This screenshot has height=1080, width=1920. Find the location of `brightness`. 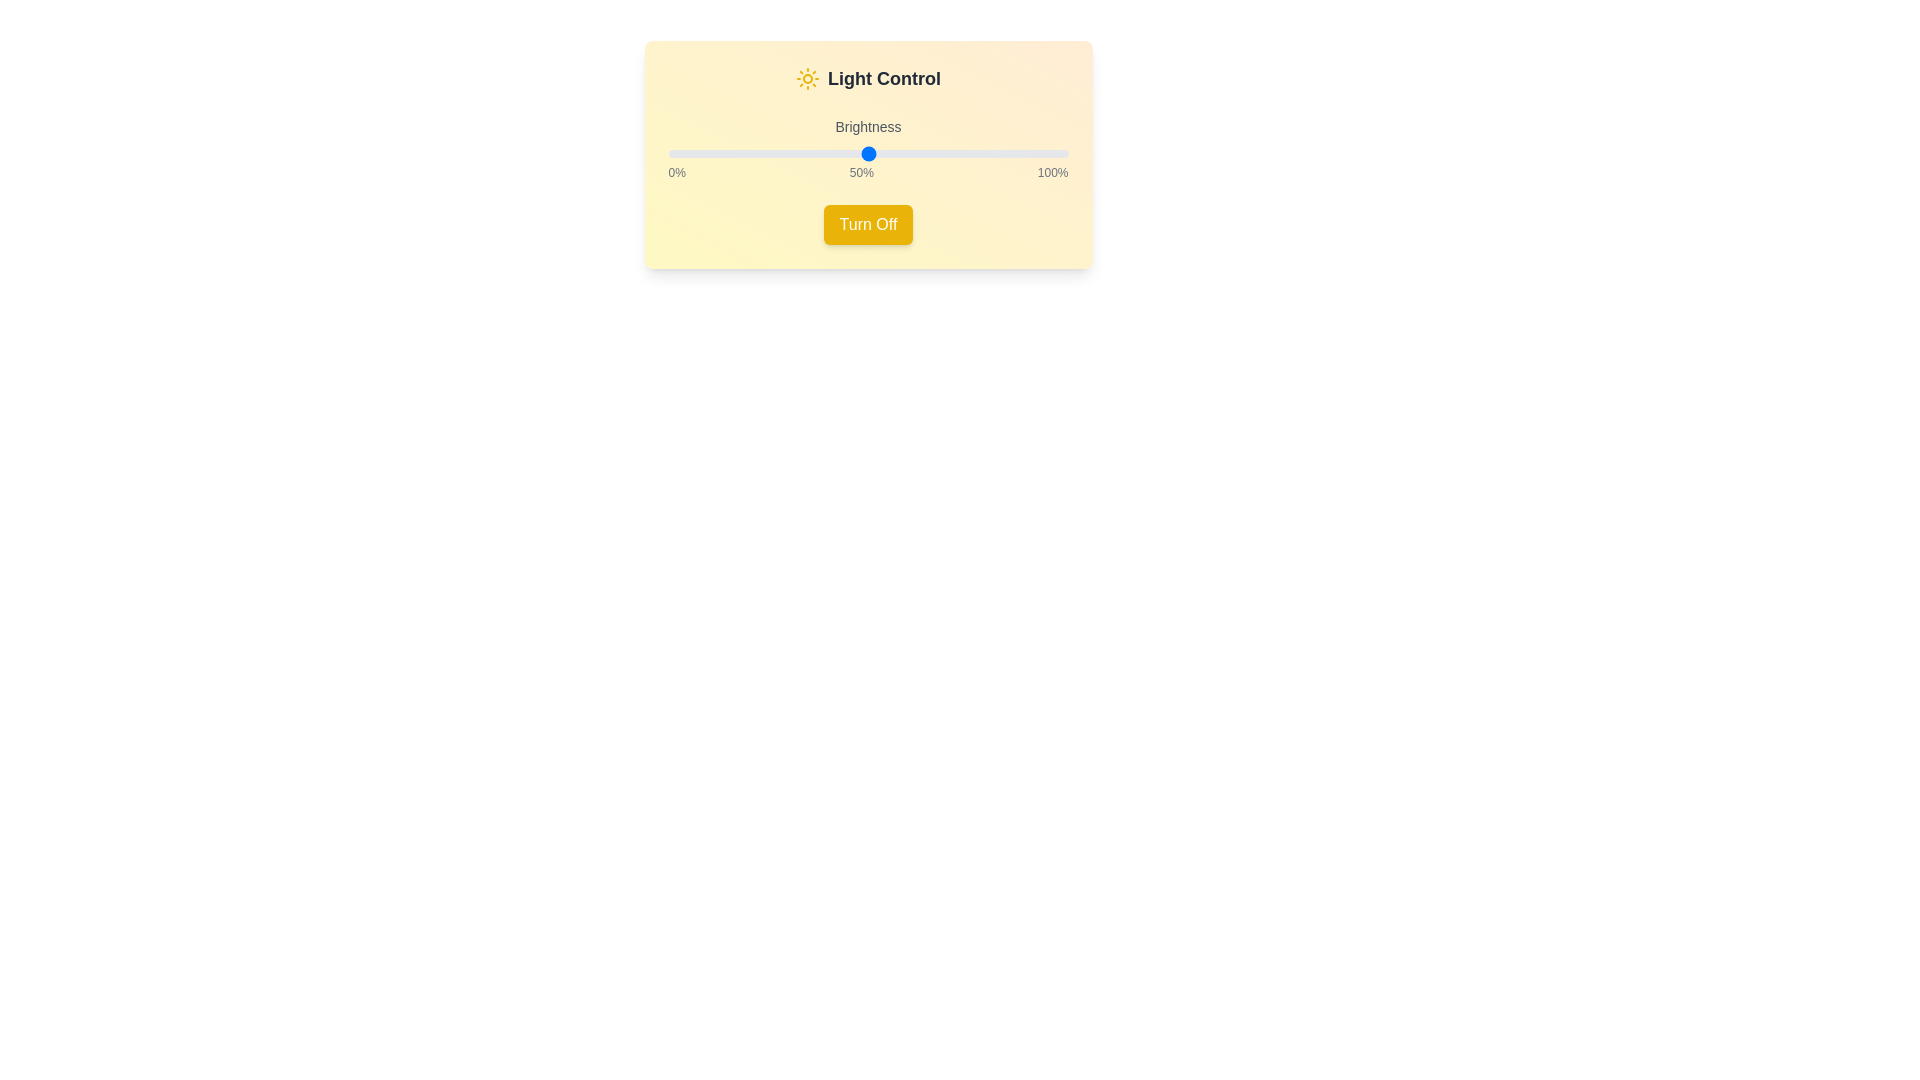

brightness is located at coordinates (787, 153).